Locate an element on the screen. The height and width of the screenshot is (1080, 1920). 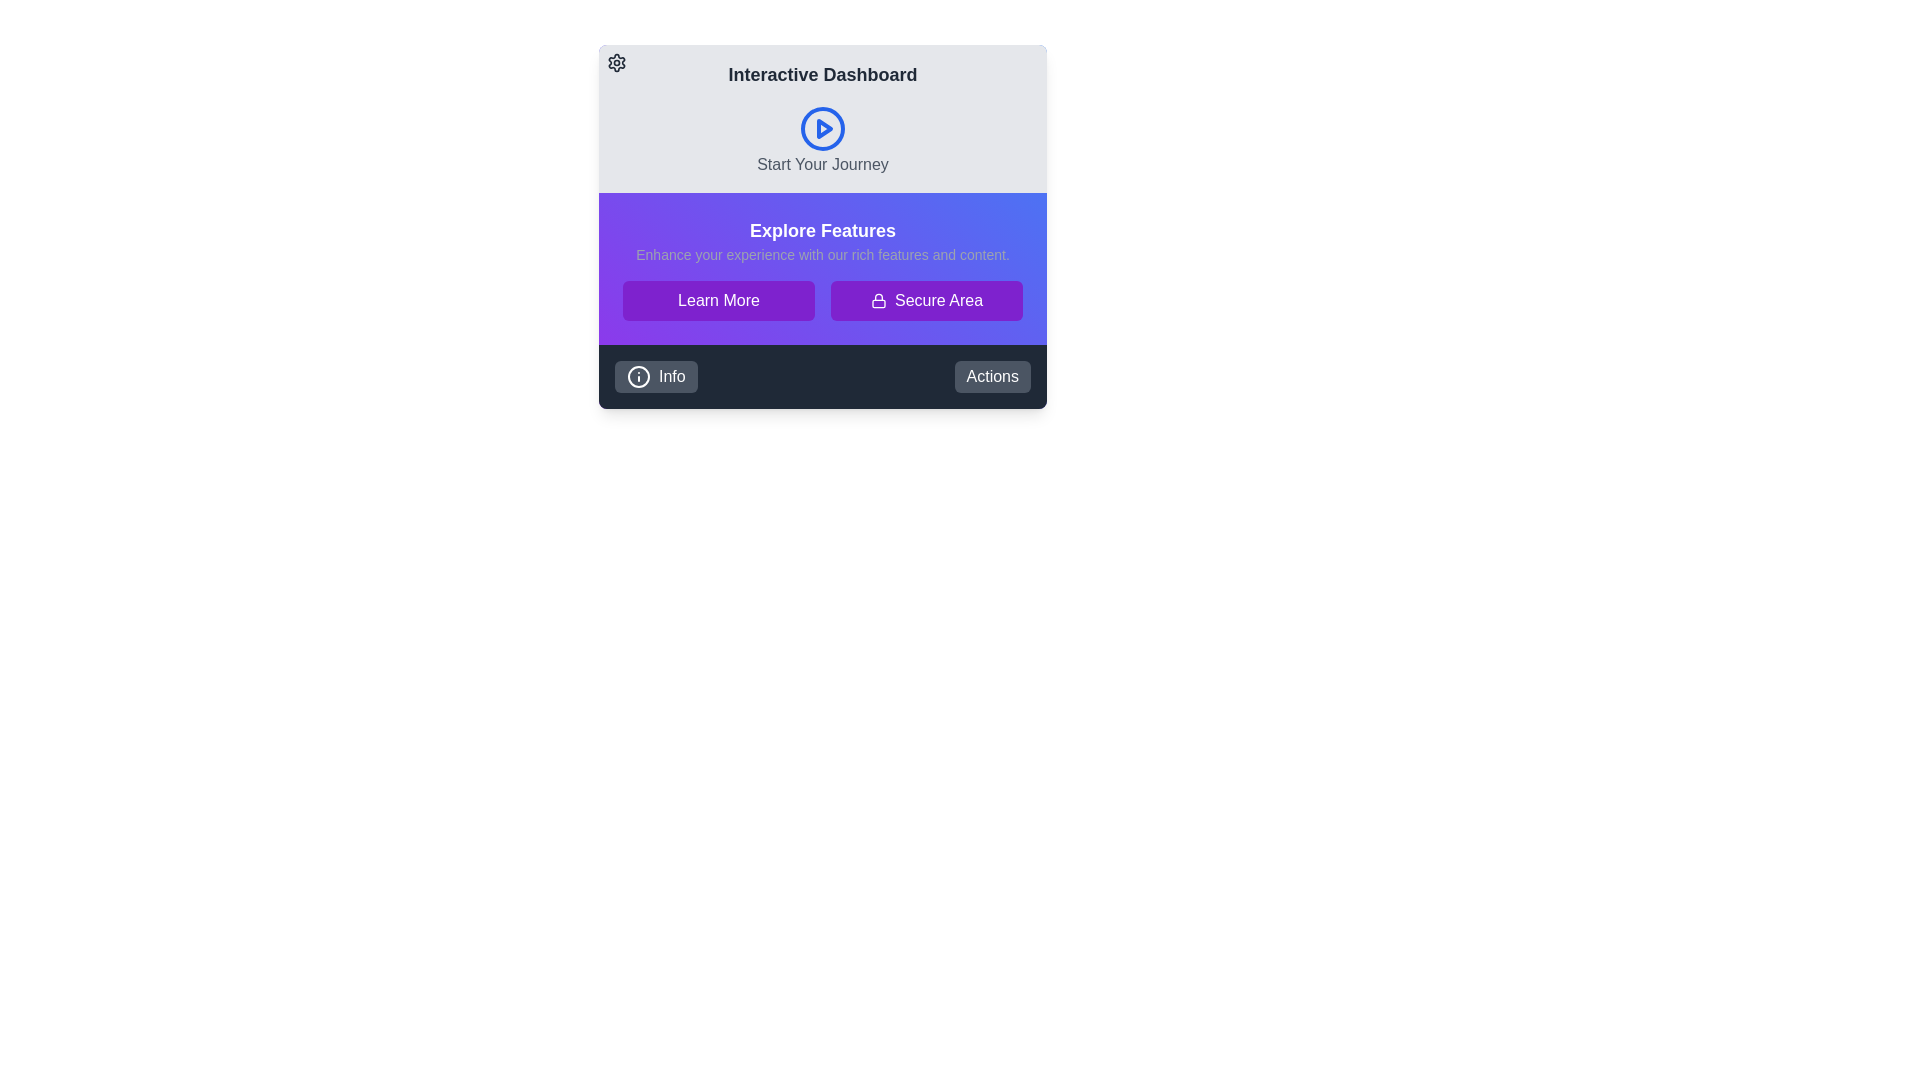
the button located beneath the heading 'Explore Features' and to the left of the 'Secure Area' button is located at coordinates (719, 300).